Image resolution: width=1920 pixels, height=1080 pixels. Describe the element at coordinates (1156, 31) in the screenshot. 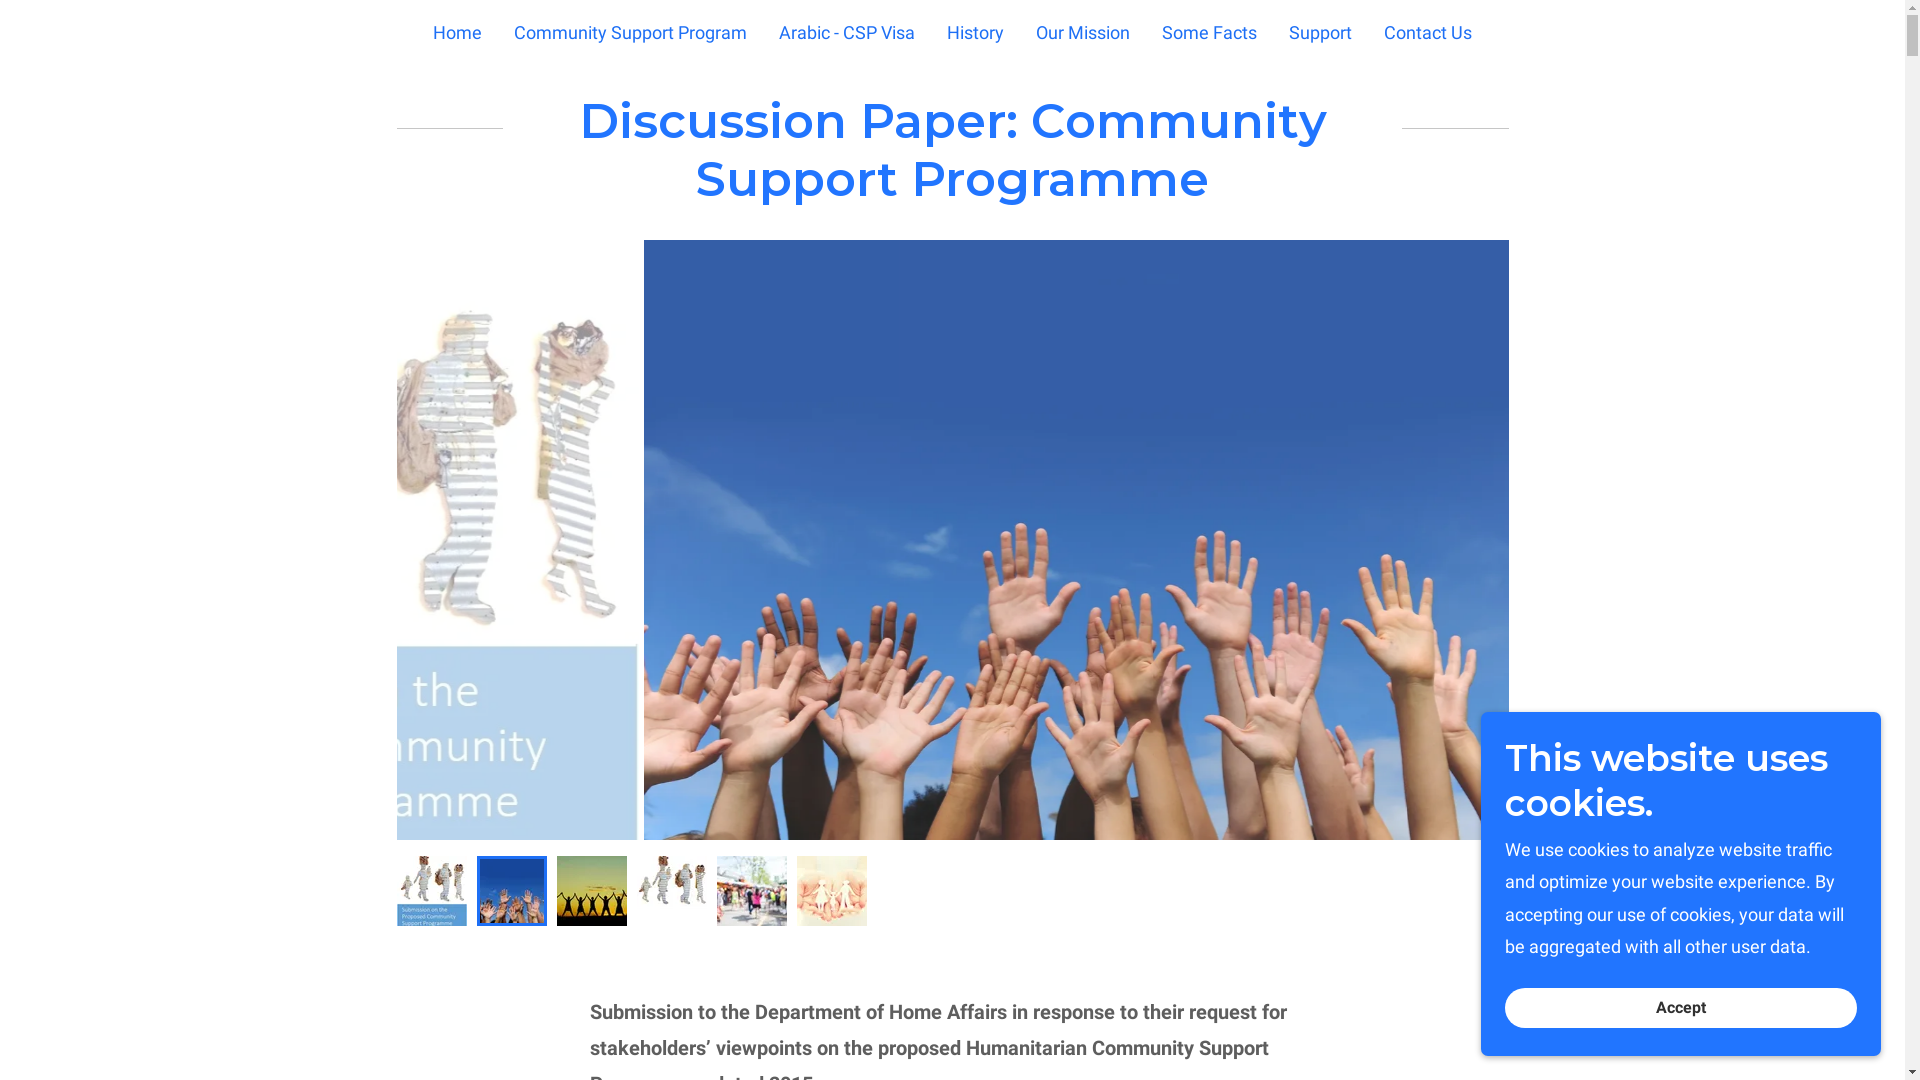

I see `'Some Facts'` at that location.